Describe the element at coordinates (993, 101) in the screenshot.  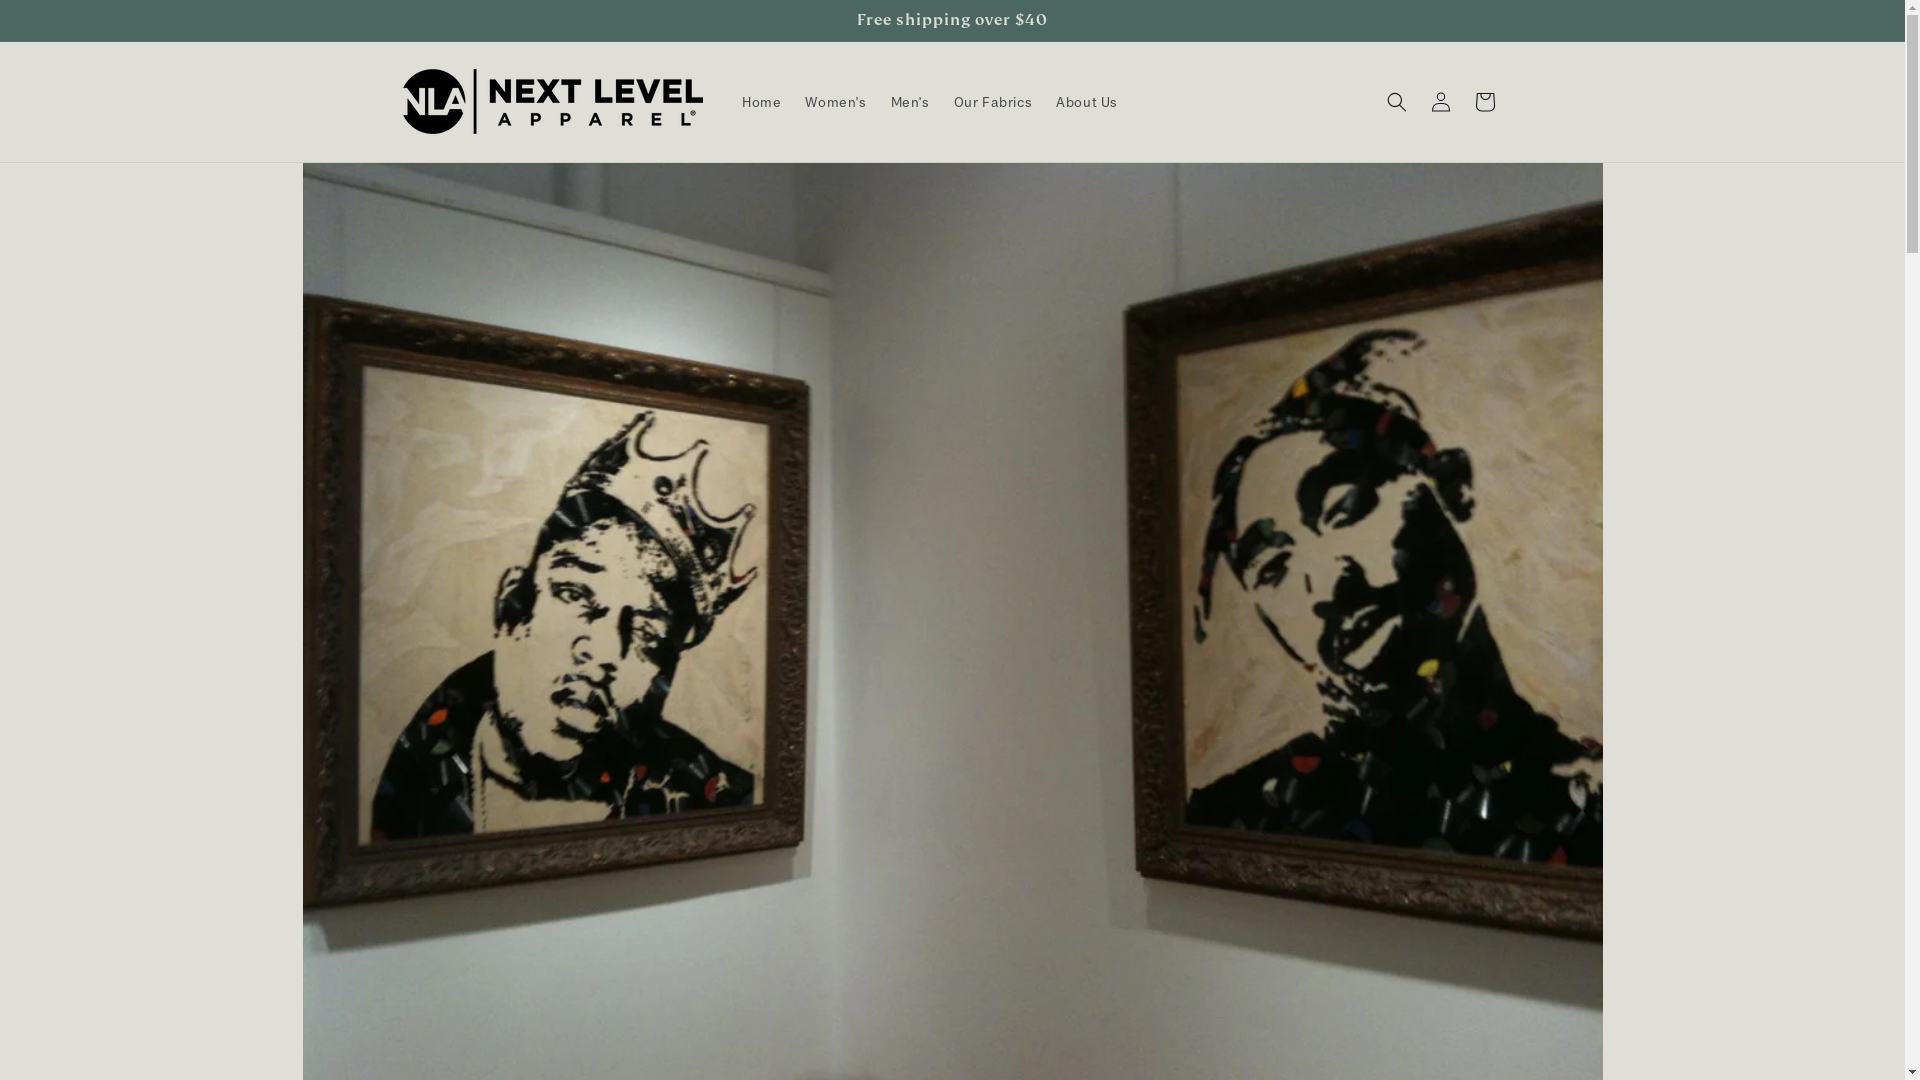
I see `'Our Fabrics'` at that location.